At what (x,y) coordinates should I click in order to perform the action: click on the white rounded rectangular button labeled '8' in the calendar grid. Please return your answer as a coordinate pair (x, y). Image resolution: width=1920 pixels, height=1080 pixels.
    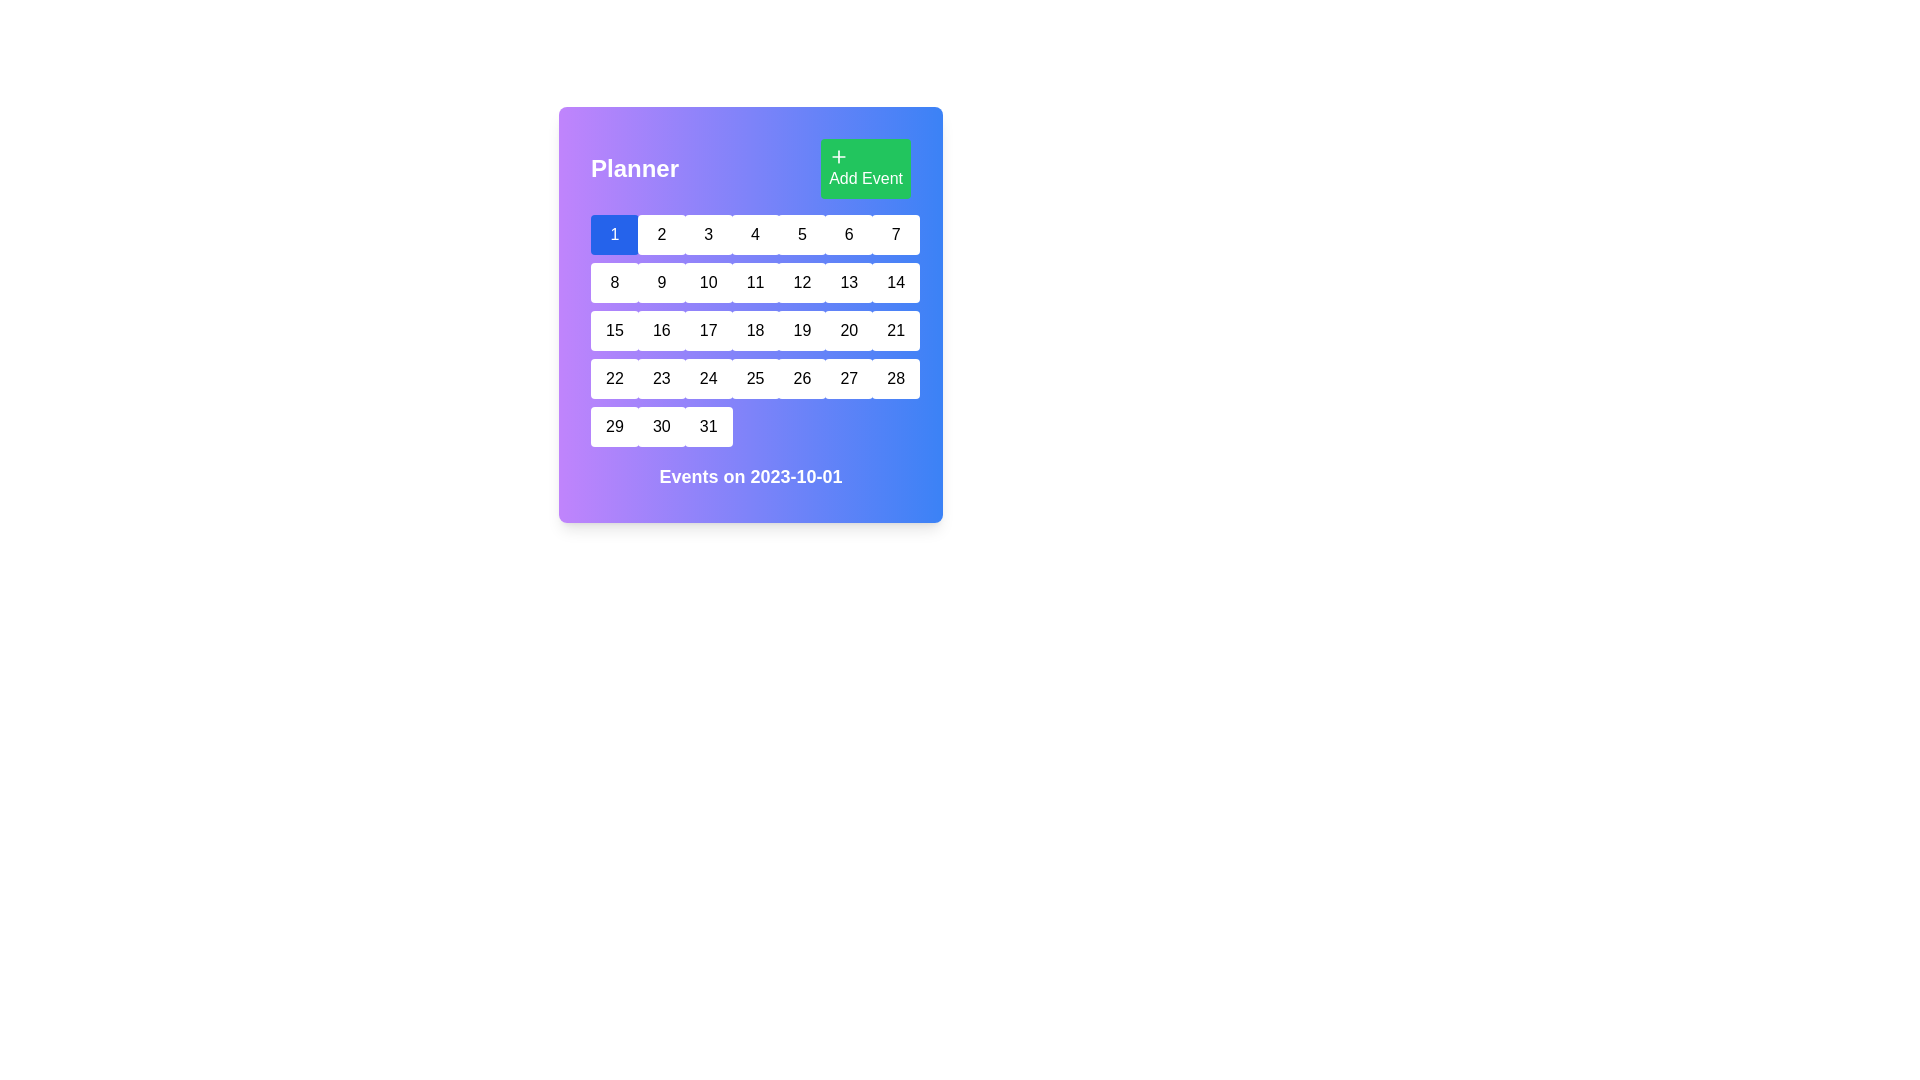
    Looking at the image, I should click on (613, 282).